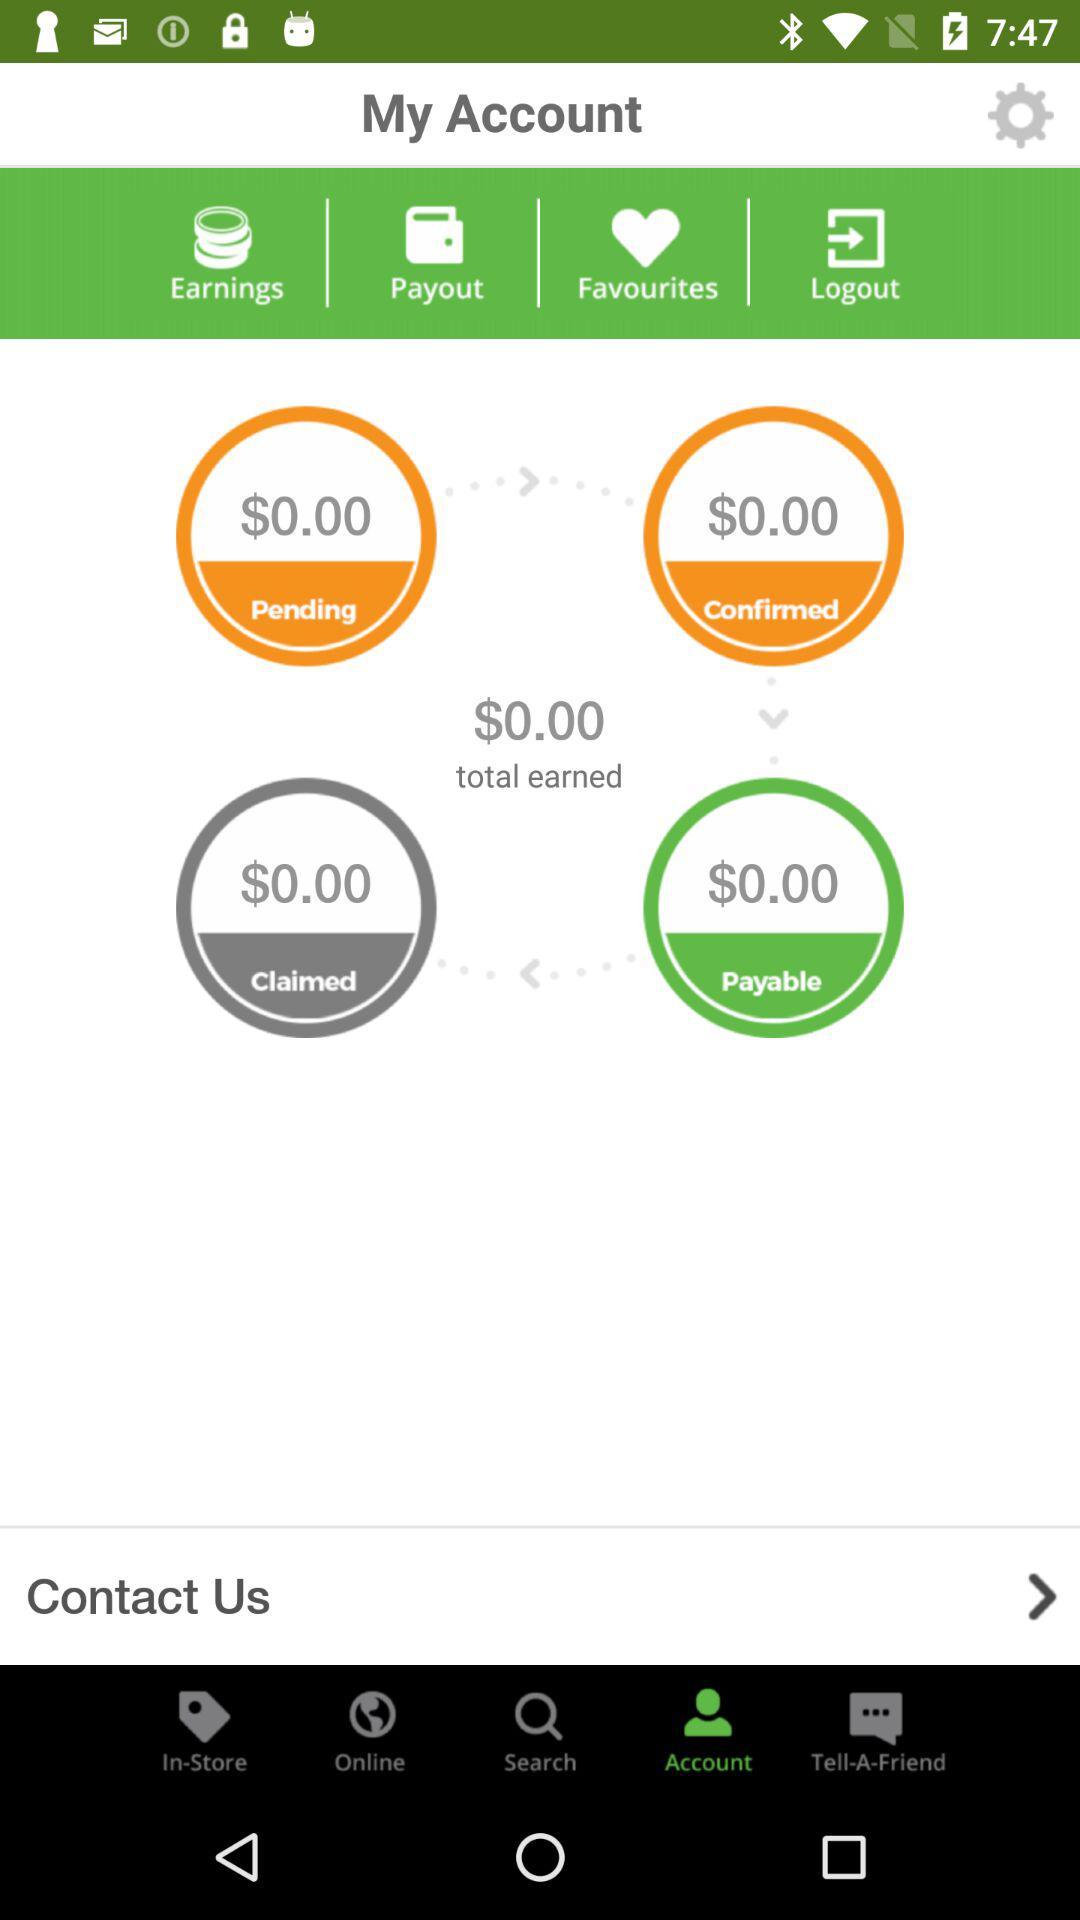  What do you see at coordinates (644, 252) in the screenshot?
I see `the favorite icon` at bounding box center [644, 252].